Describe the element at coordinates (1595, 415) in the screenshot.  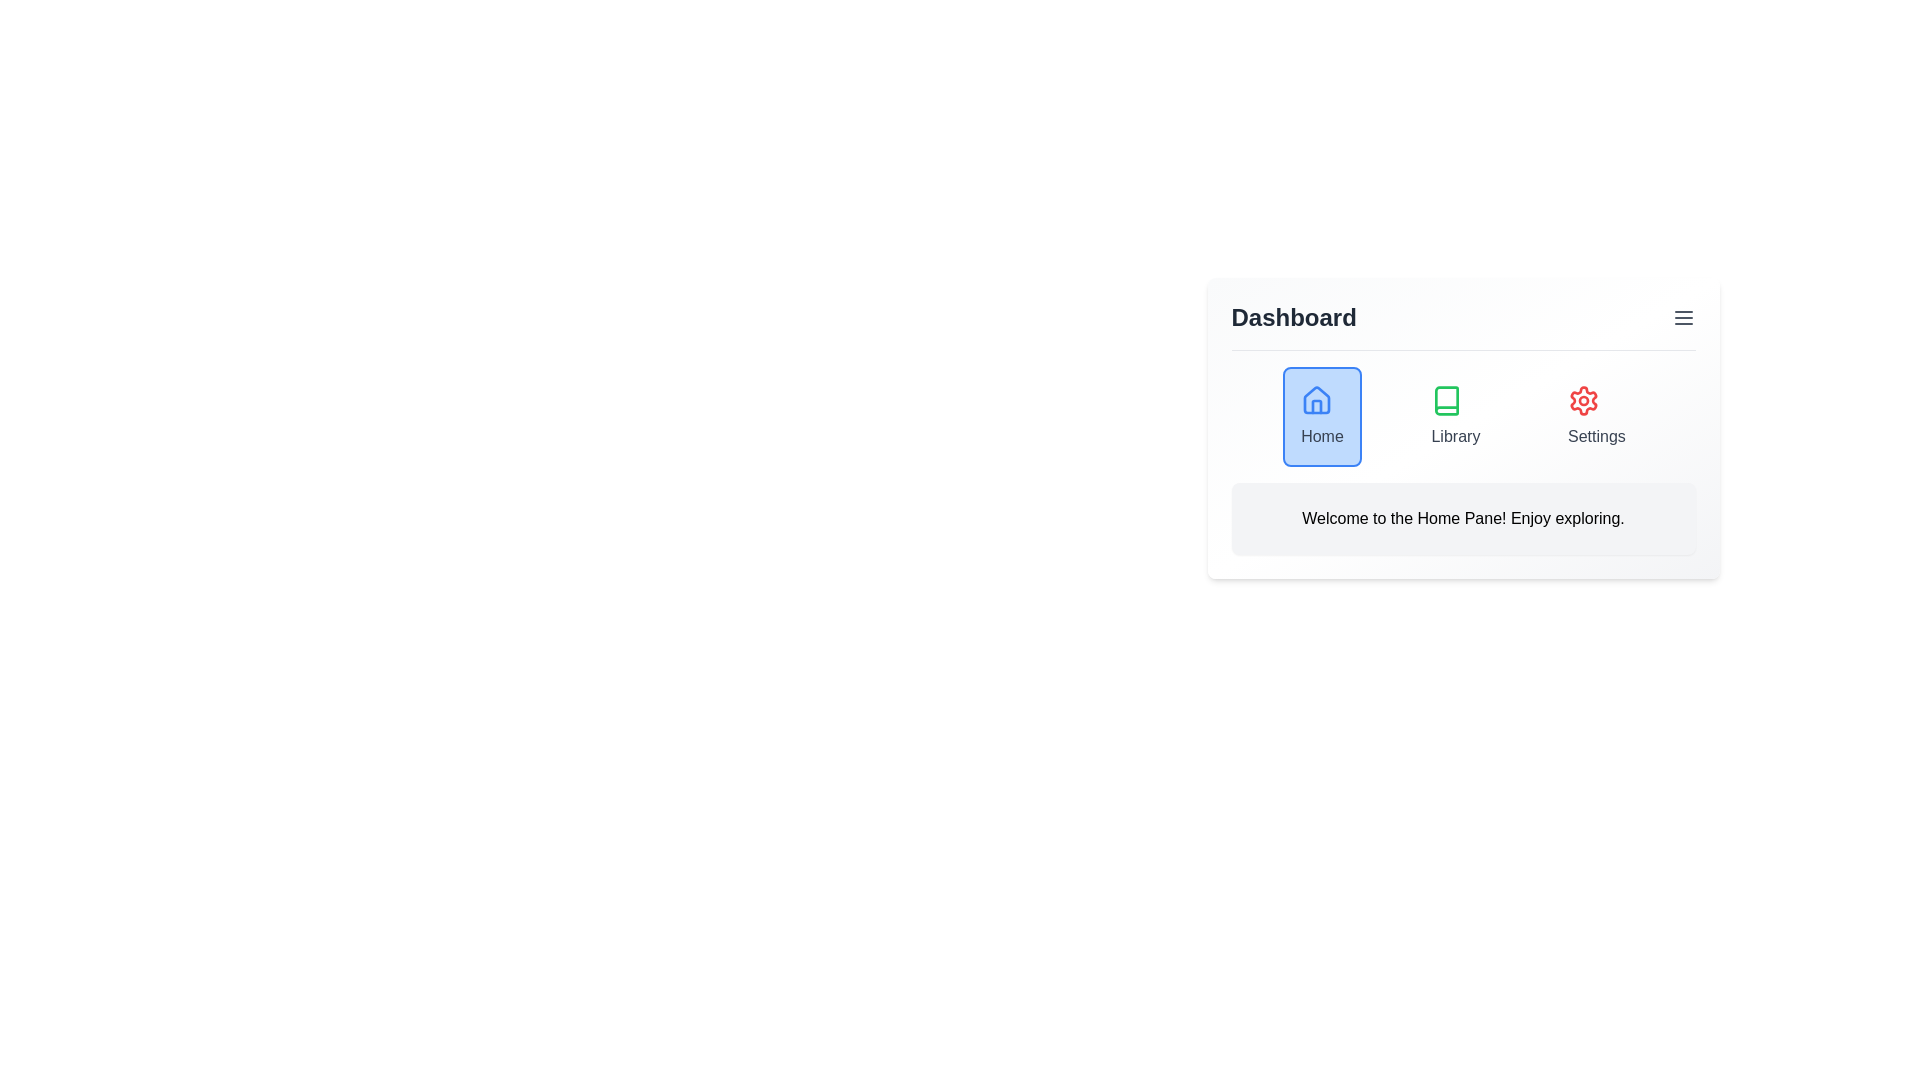
I see `the 'Settings' button, which is a rounded rectangular button with a red gear icon above medium gray text, positioned as the third option in a horizontal row of three elements` at that location.